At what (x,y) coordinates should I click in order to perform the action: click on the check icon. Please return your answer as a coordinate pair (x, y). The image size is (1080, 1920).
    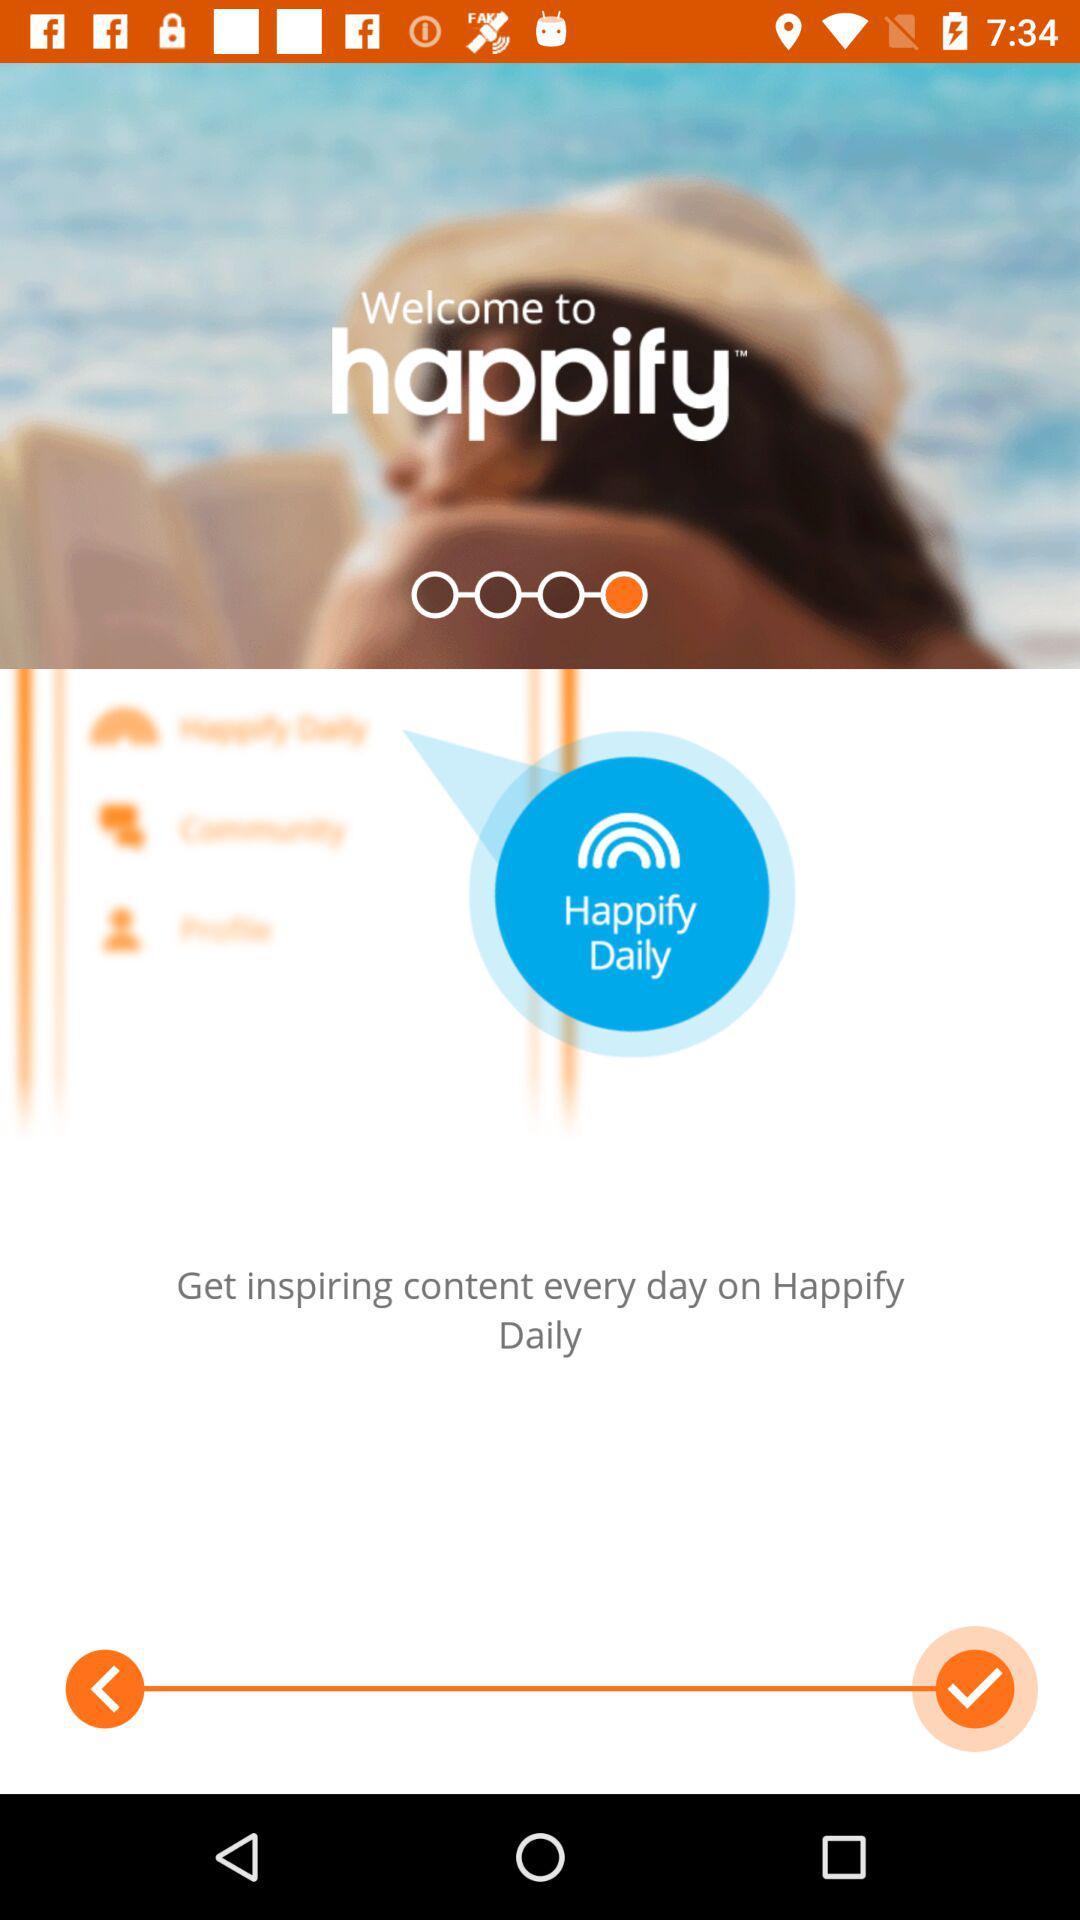
    Looking at the image, I should click on (974, 1688).